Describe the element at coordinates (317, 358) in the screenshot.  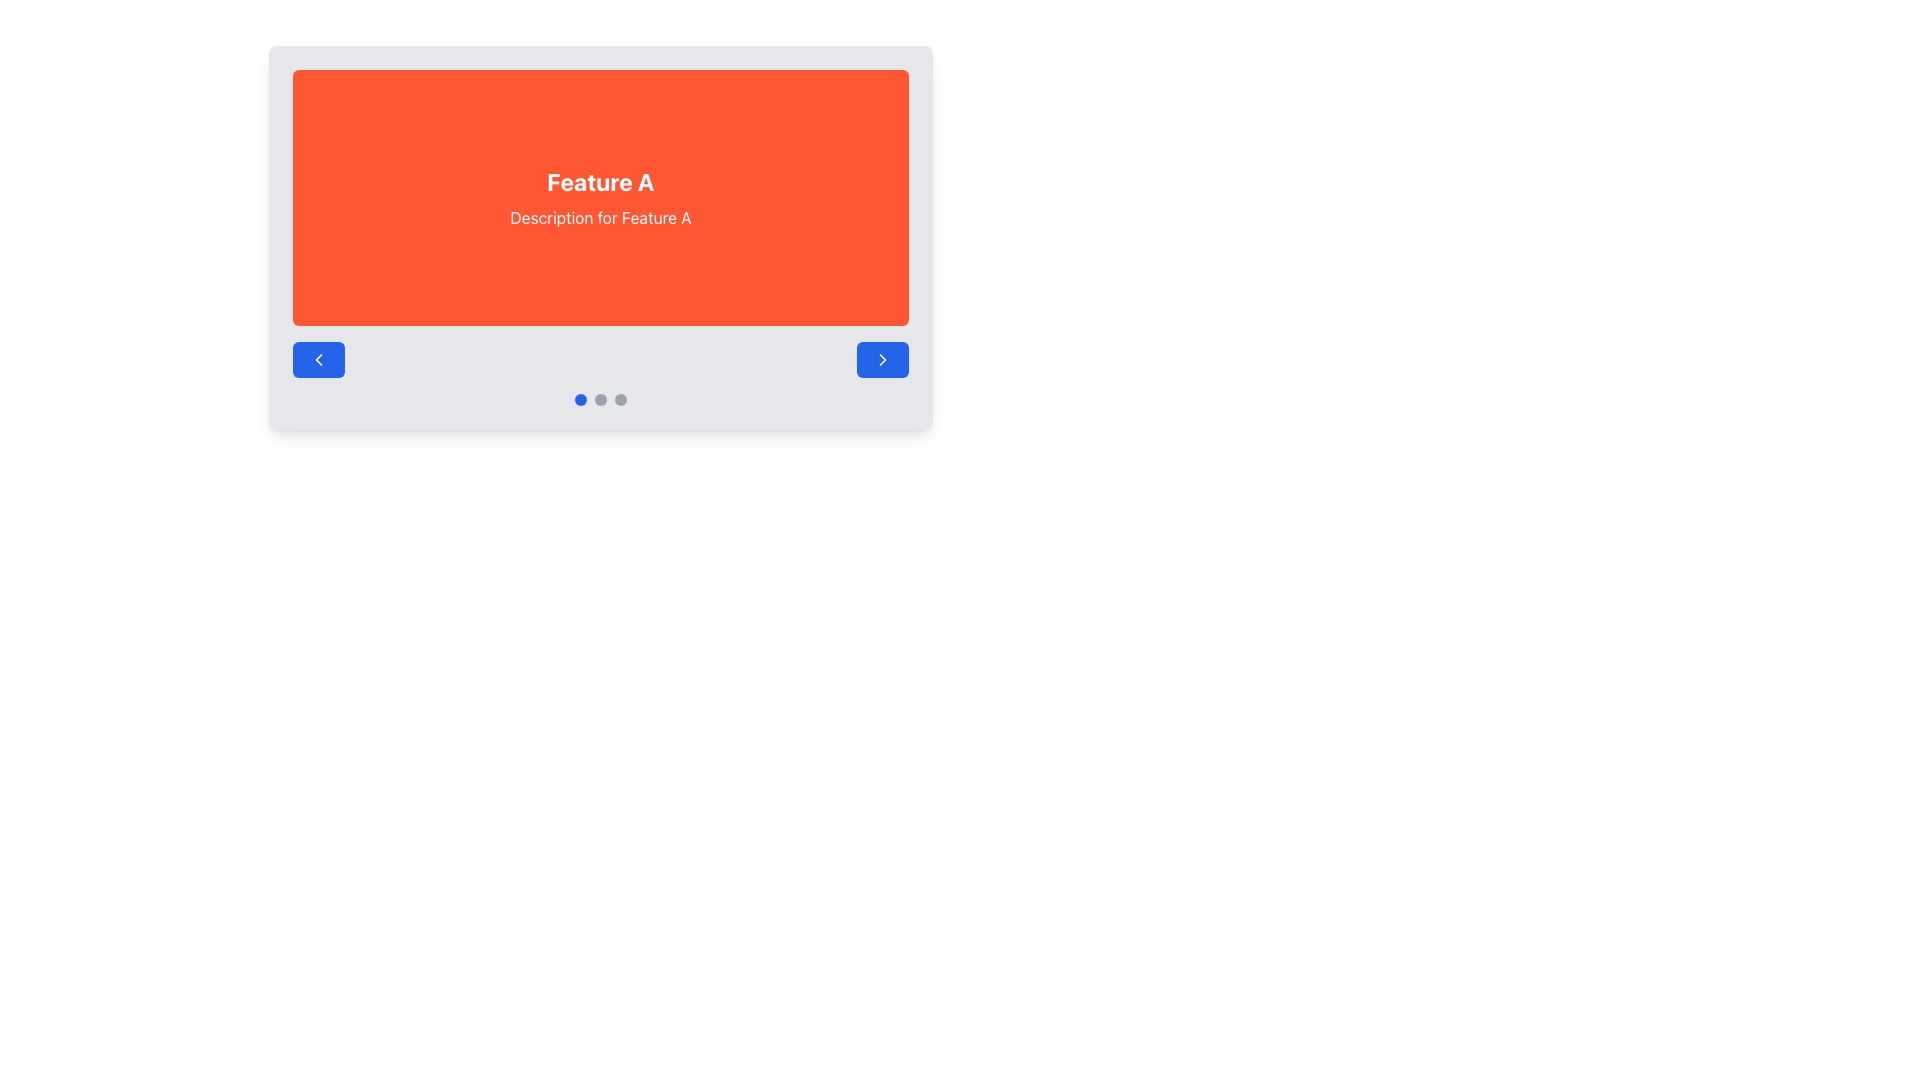
I see `the leftmost 'Previous' navigation button, which is represented by a chevron icon located on the left side of the navigation control area under the main content section` at that location.